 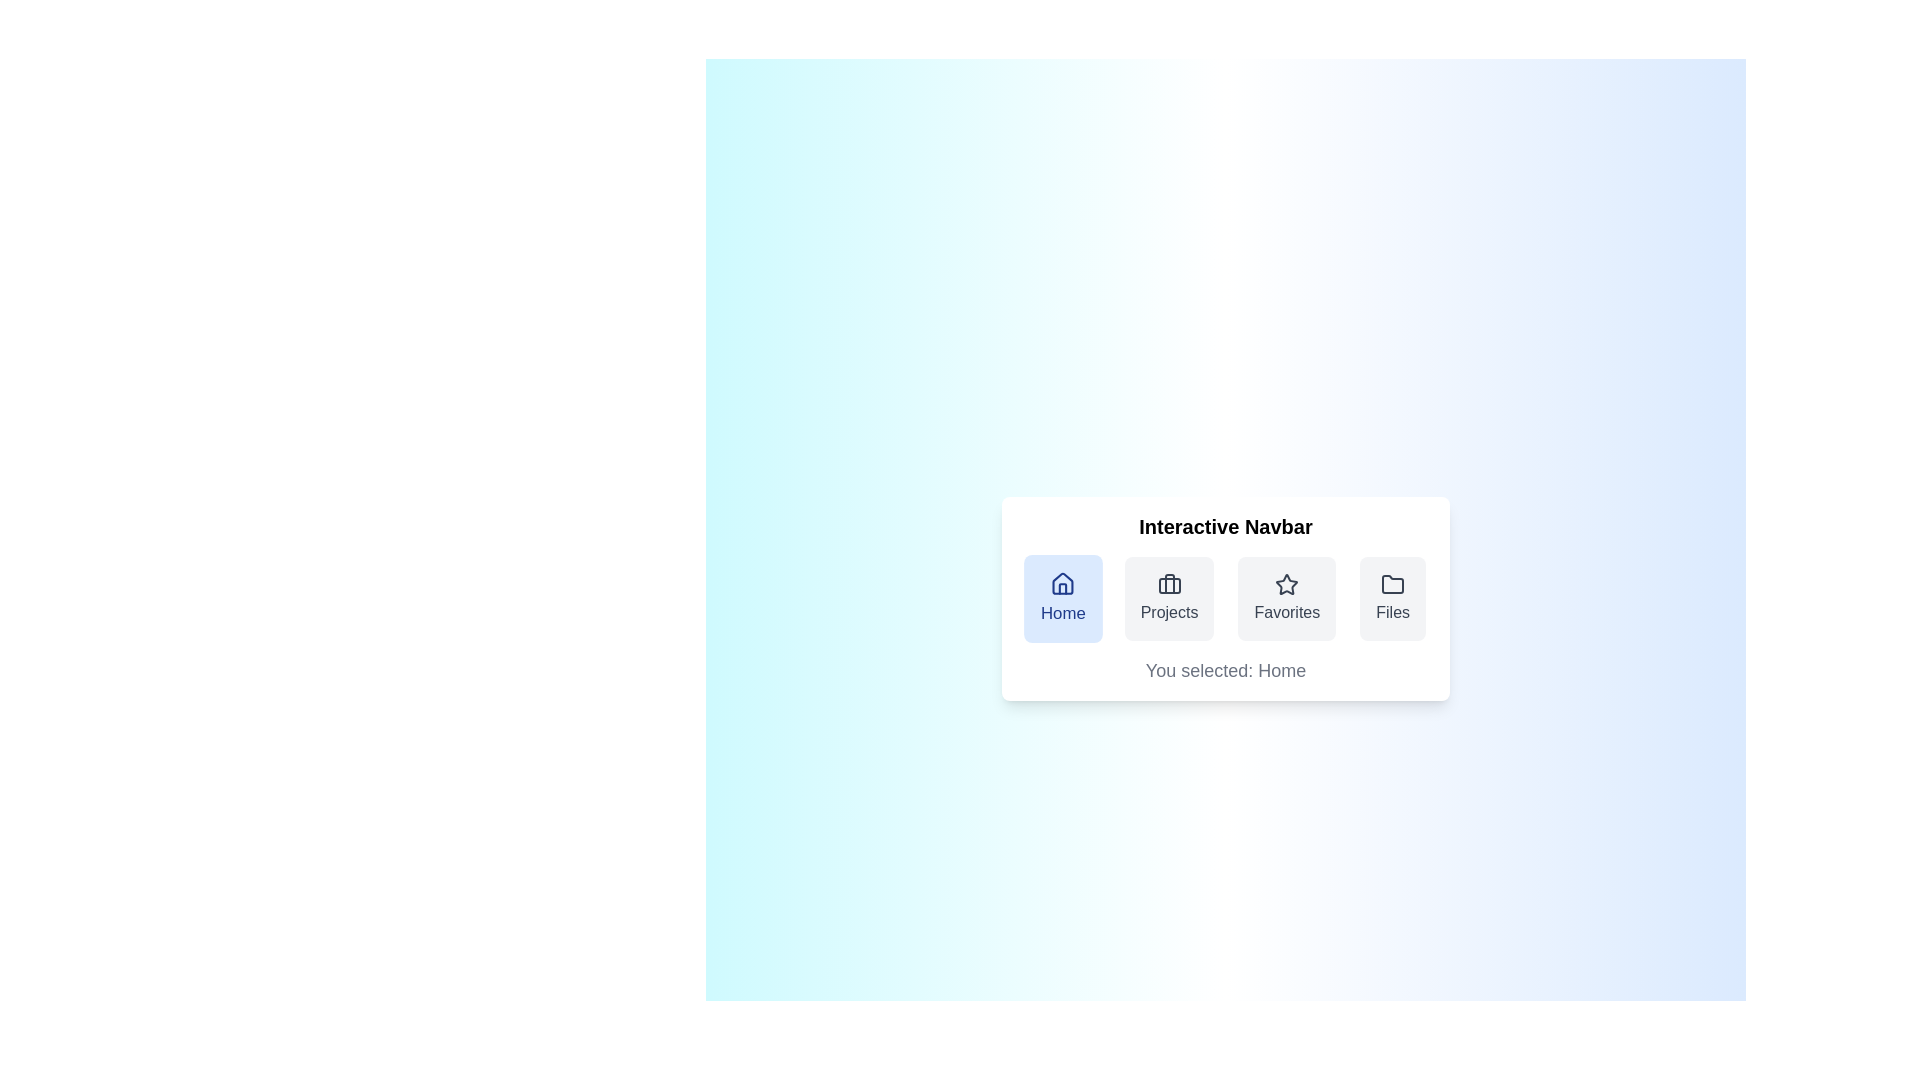 What do you see at coordinates (1392, 597) in the screenshot?
I see `the navigation item Files in the navbar` at bounding box center [1392, 597].